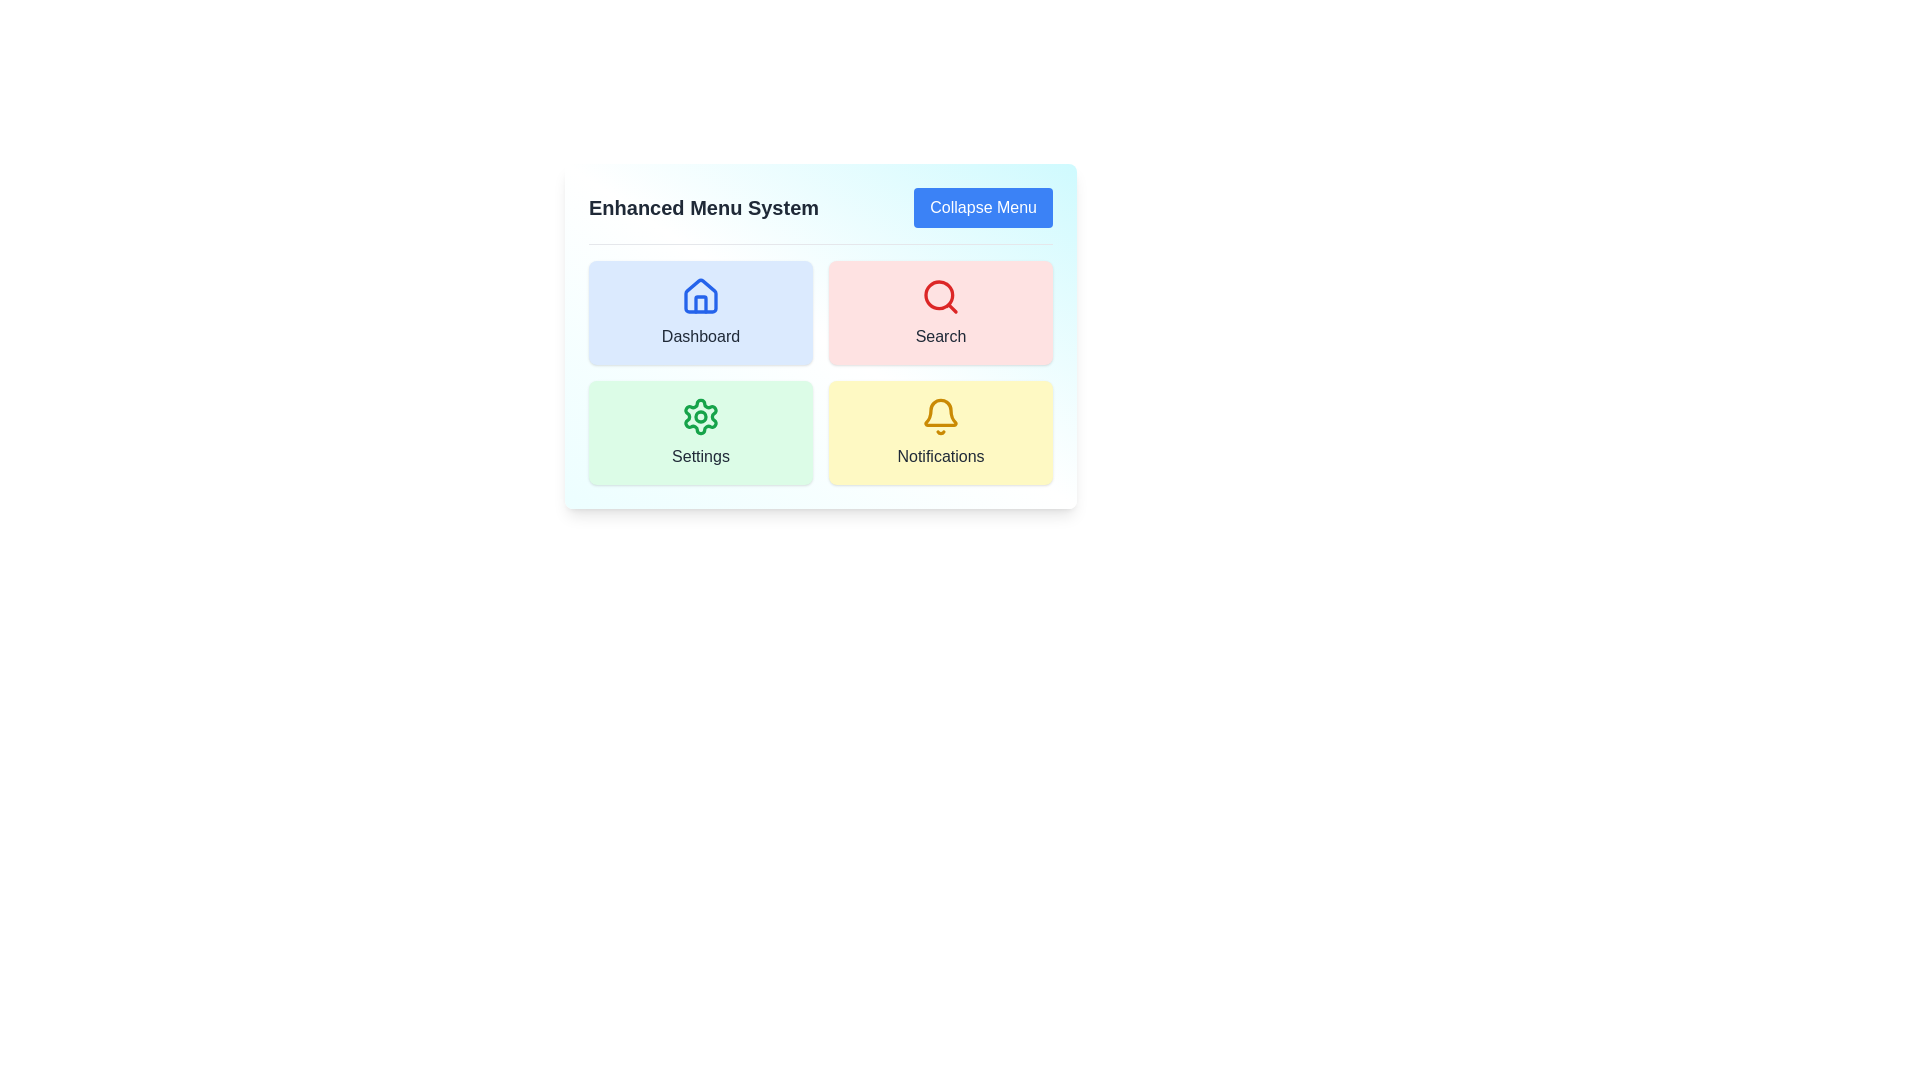 The width and height of the screenshot is (1920, 1080). What do you see at coordinates (939, 297) in the screenshot?
I see `the 'Search' icon located in the second row, second column of a 2x2 grid layout, which is part of a pink rectangular button above the 'Search' text label` at bounding box center [939, 297].